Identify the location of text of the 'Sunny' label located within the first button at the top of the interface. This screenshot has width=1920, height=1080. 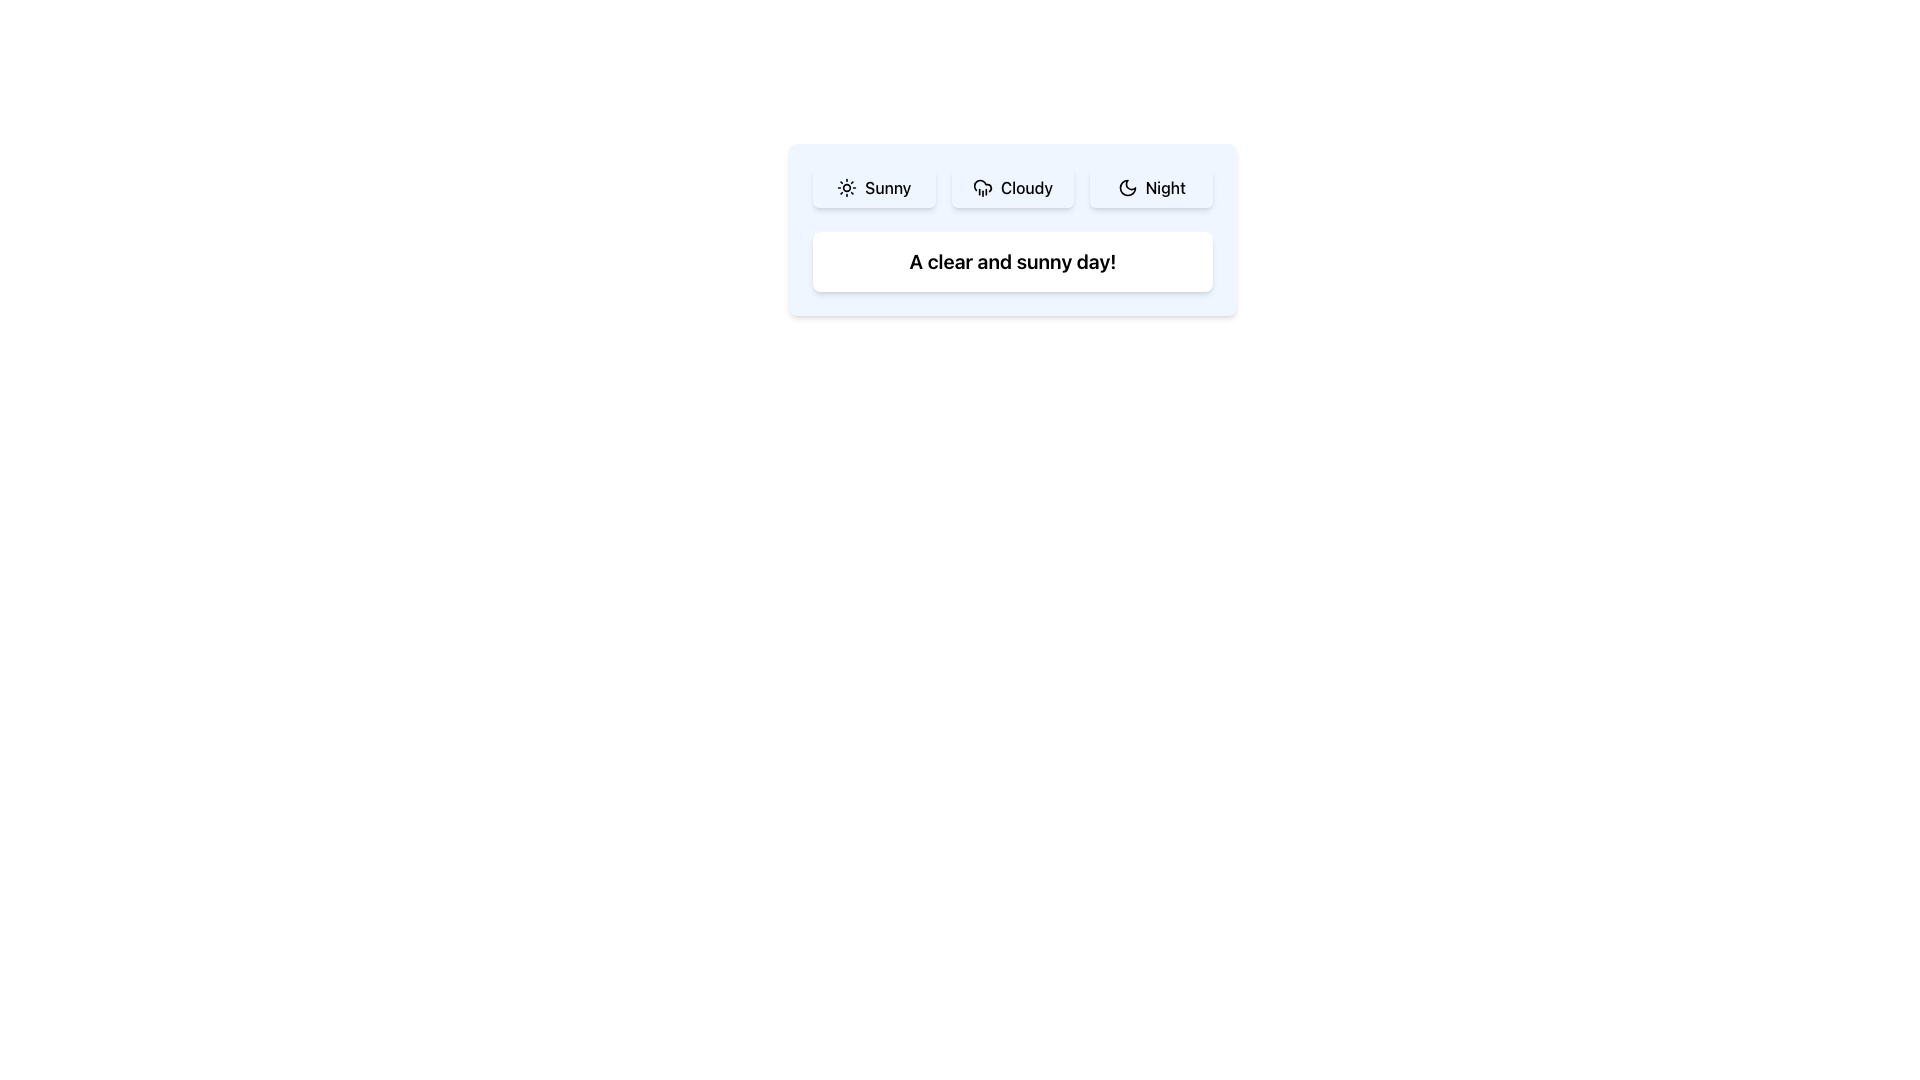
(887, 188).